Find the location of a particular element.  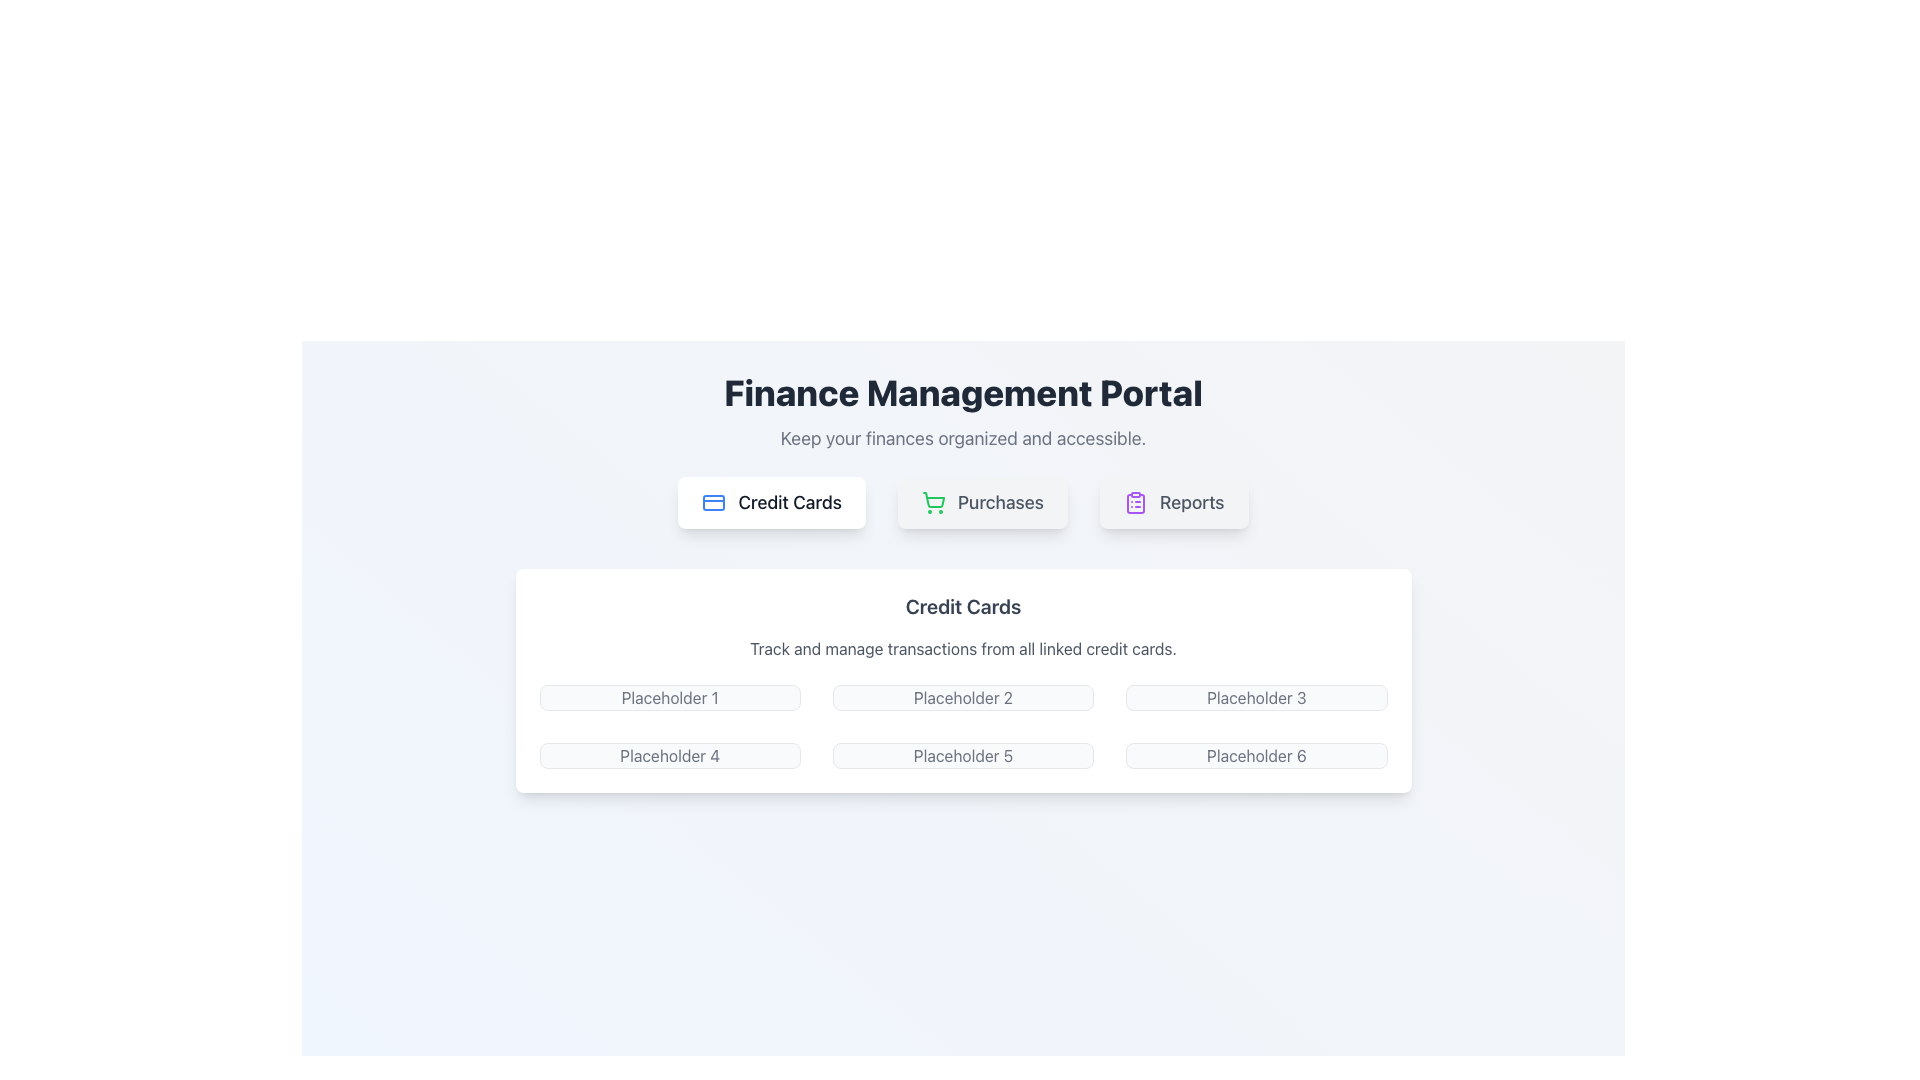

the functionalities linked within the 'Credit Cards' section, which features a bold header and interactive placeholders arranged in a grid layout is located at coordinates (963, 680).